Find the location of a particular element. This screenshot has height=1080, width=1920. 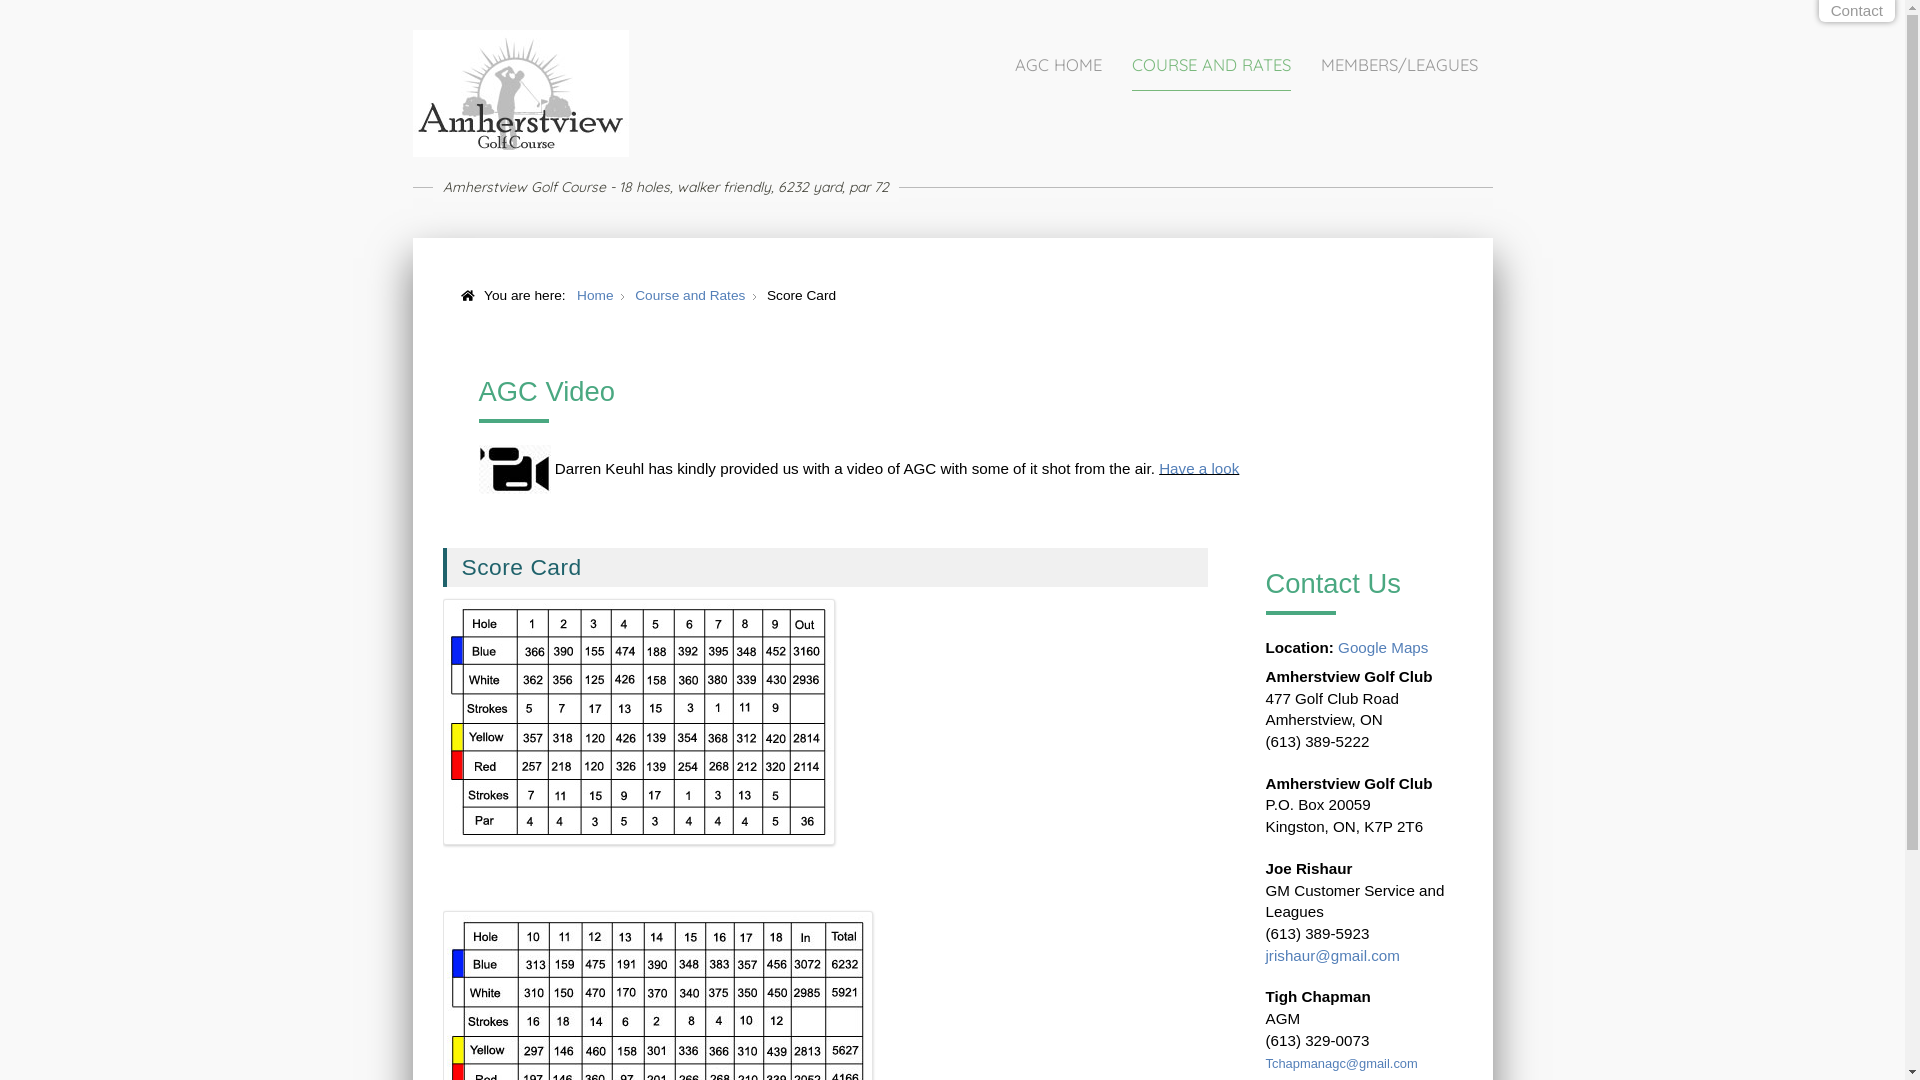

'jrishaur@gmail.com' is located at coordinates (1265, 954).